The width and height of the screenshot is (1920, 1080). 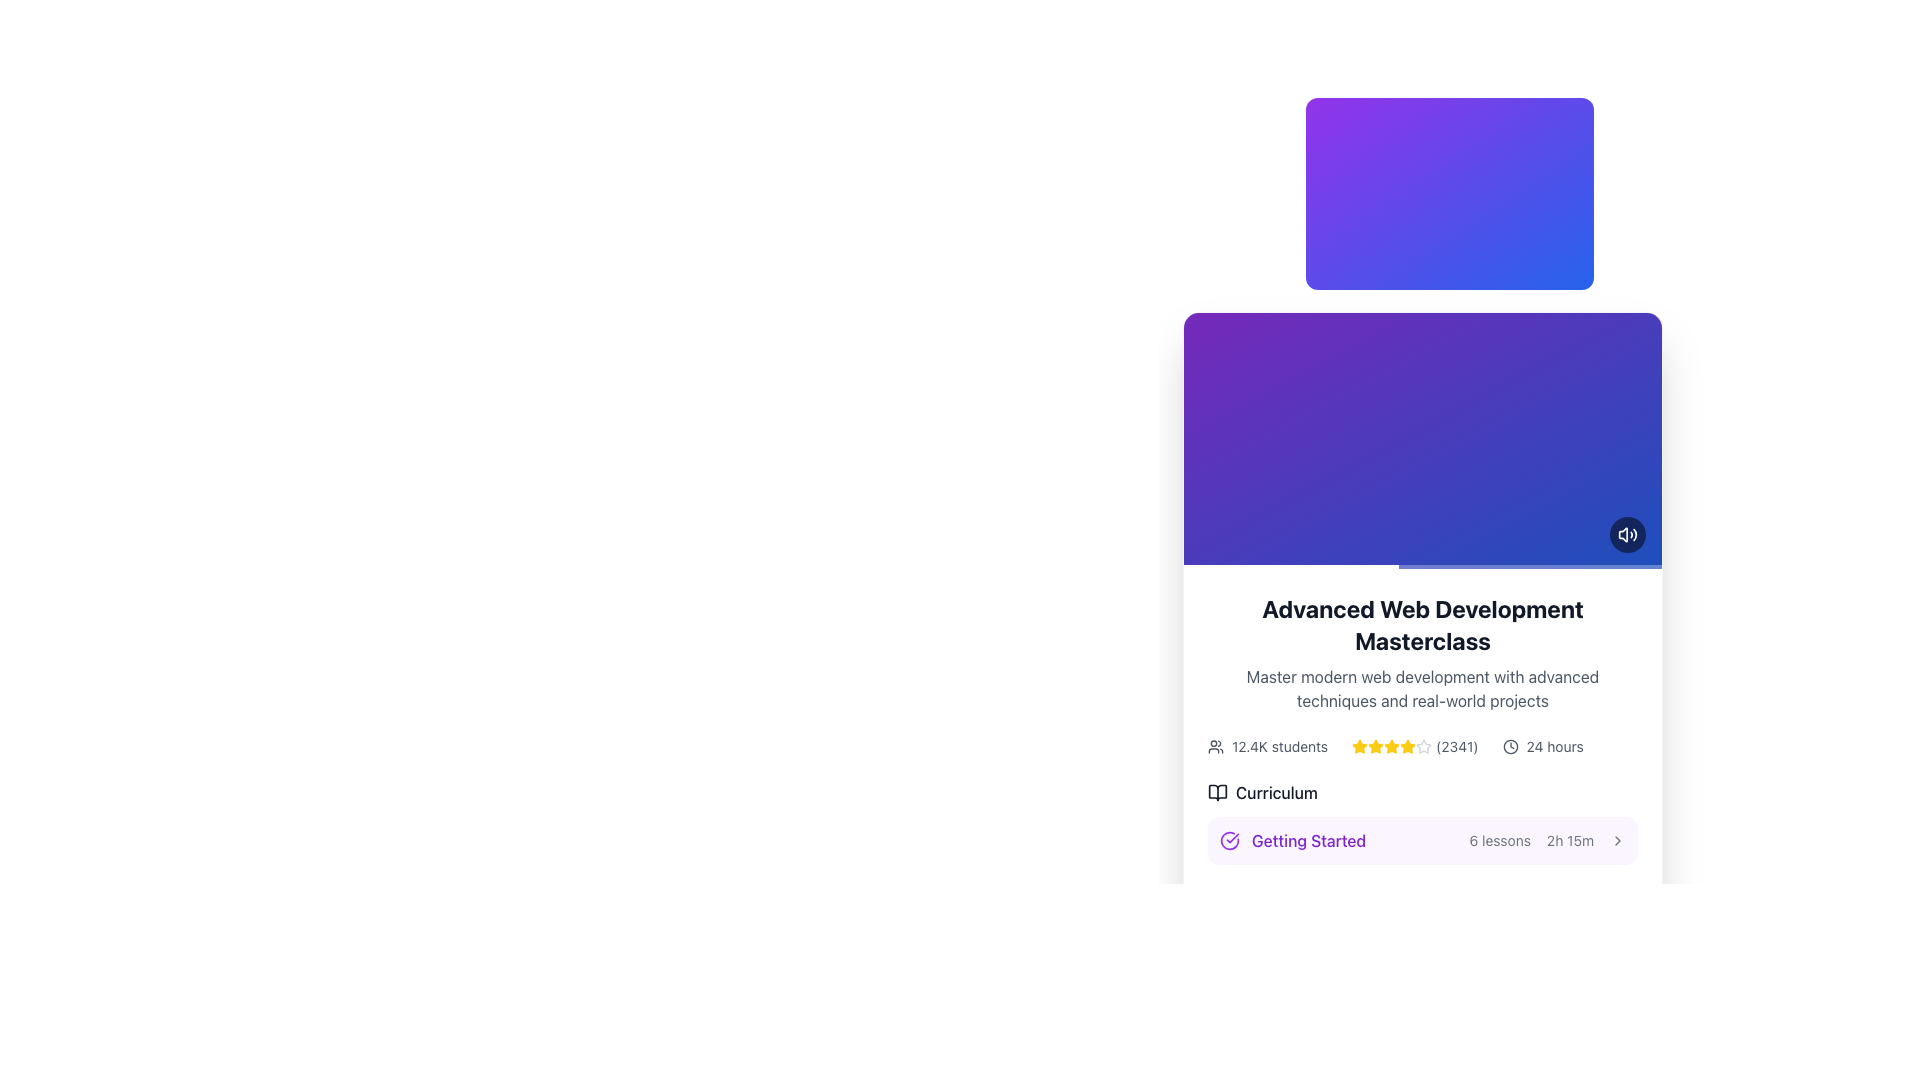 What do you see at coordinates (1421, 567) in the screenshot?
I see `the progress indicator bar located at the bottom edge of the gradient background area, which is semi-transparent white with a fully white segment on the left side` at bounding box center [1421, 567].